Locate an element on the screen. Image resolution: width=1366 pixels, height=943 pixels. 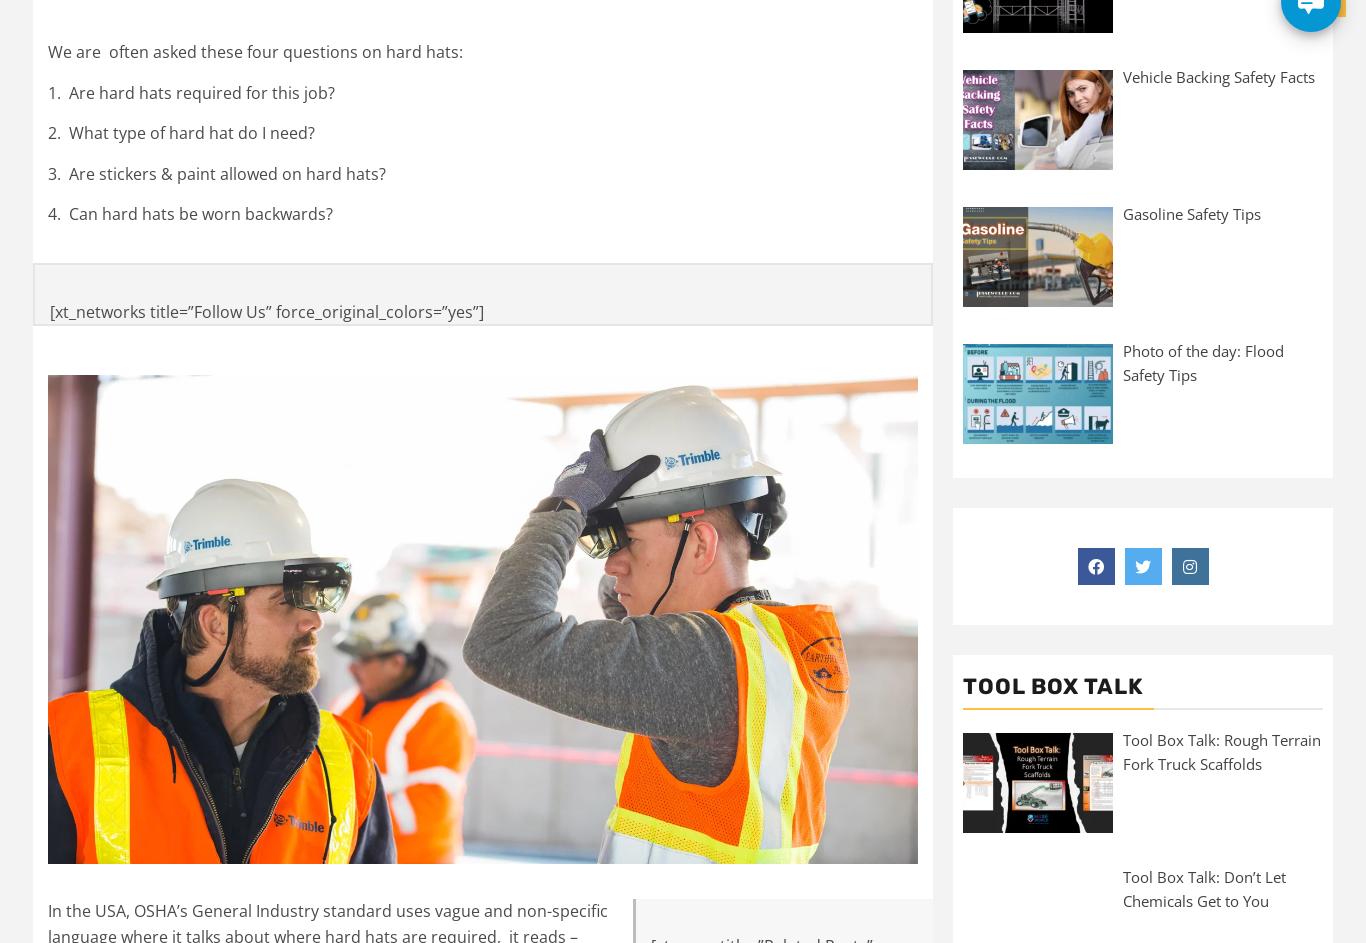
'Tool Box Talk: Rough Terrain Fork Truck Scaffolds' is located at coordinates (1222, 752).